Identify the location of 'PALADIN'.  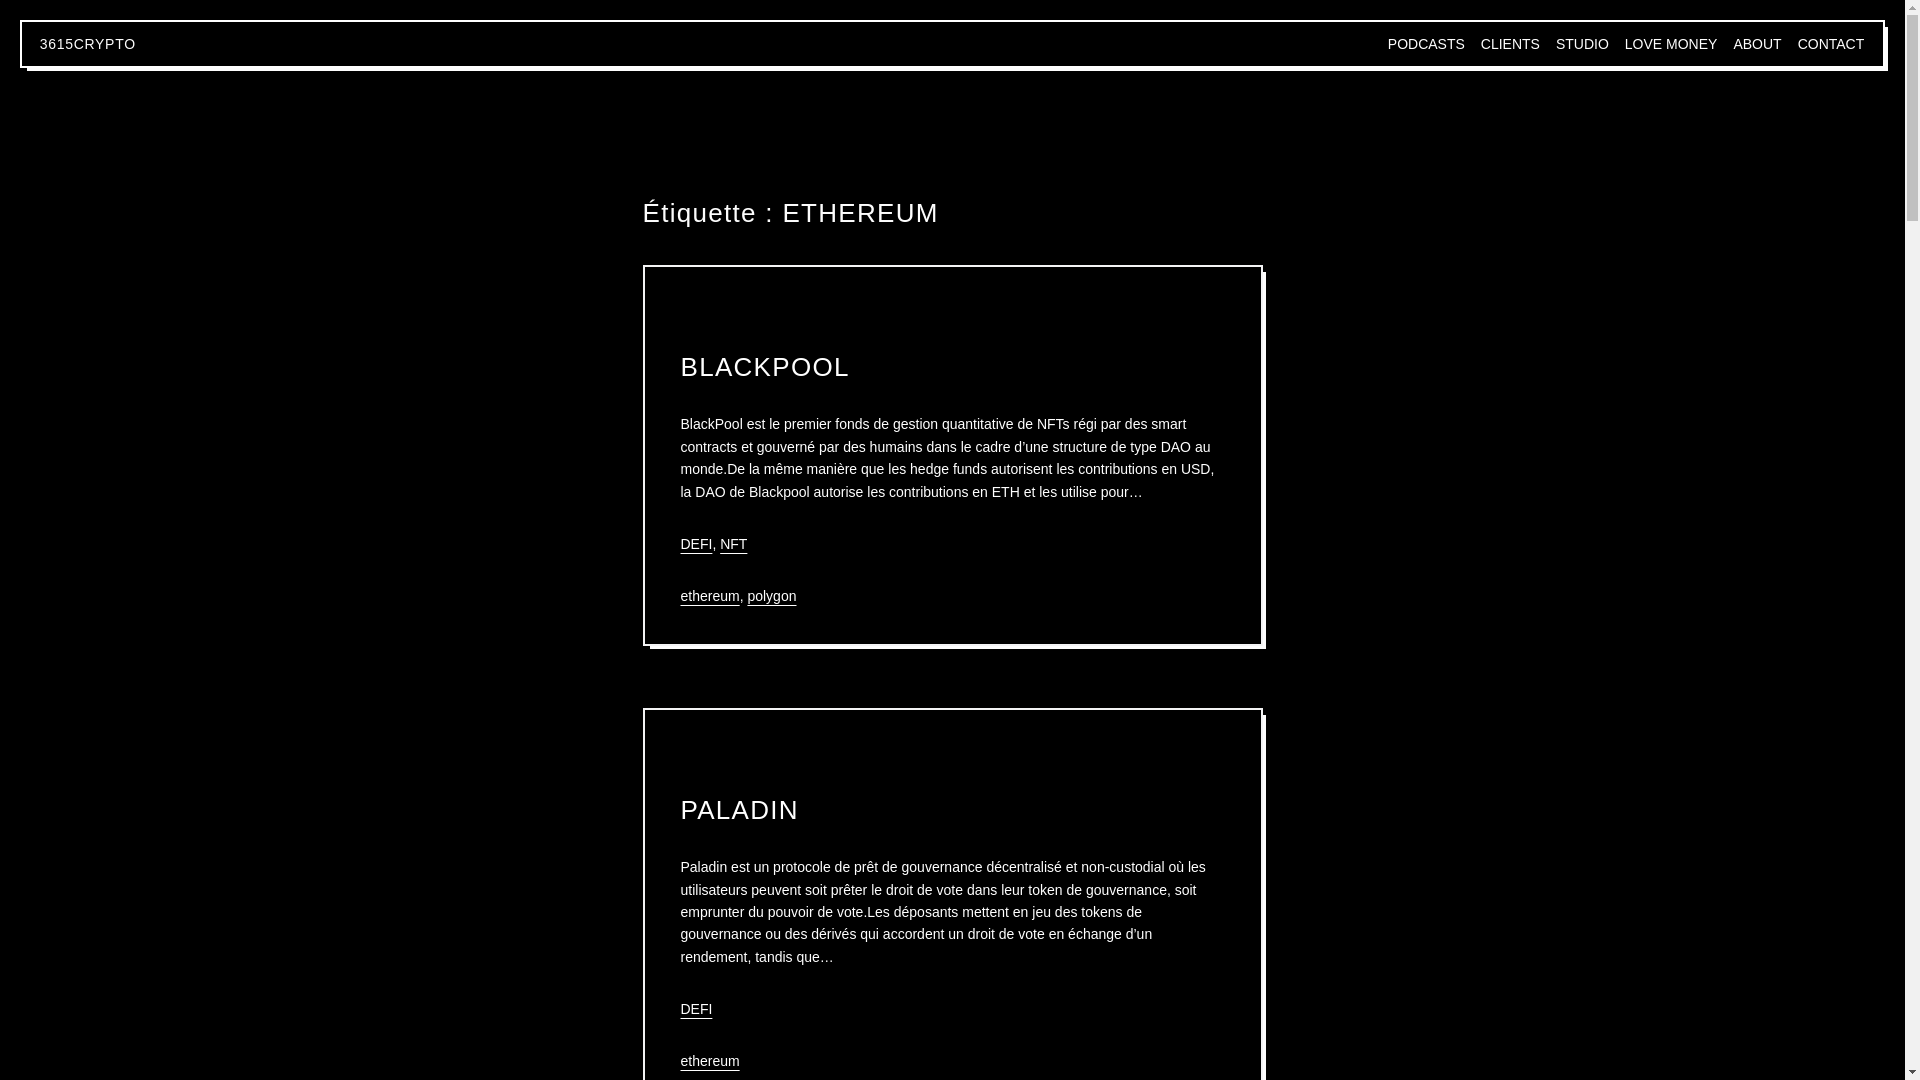
(738, 810).